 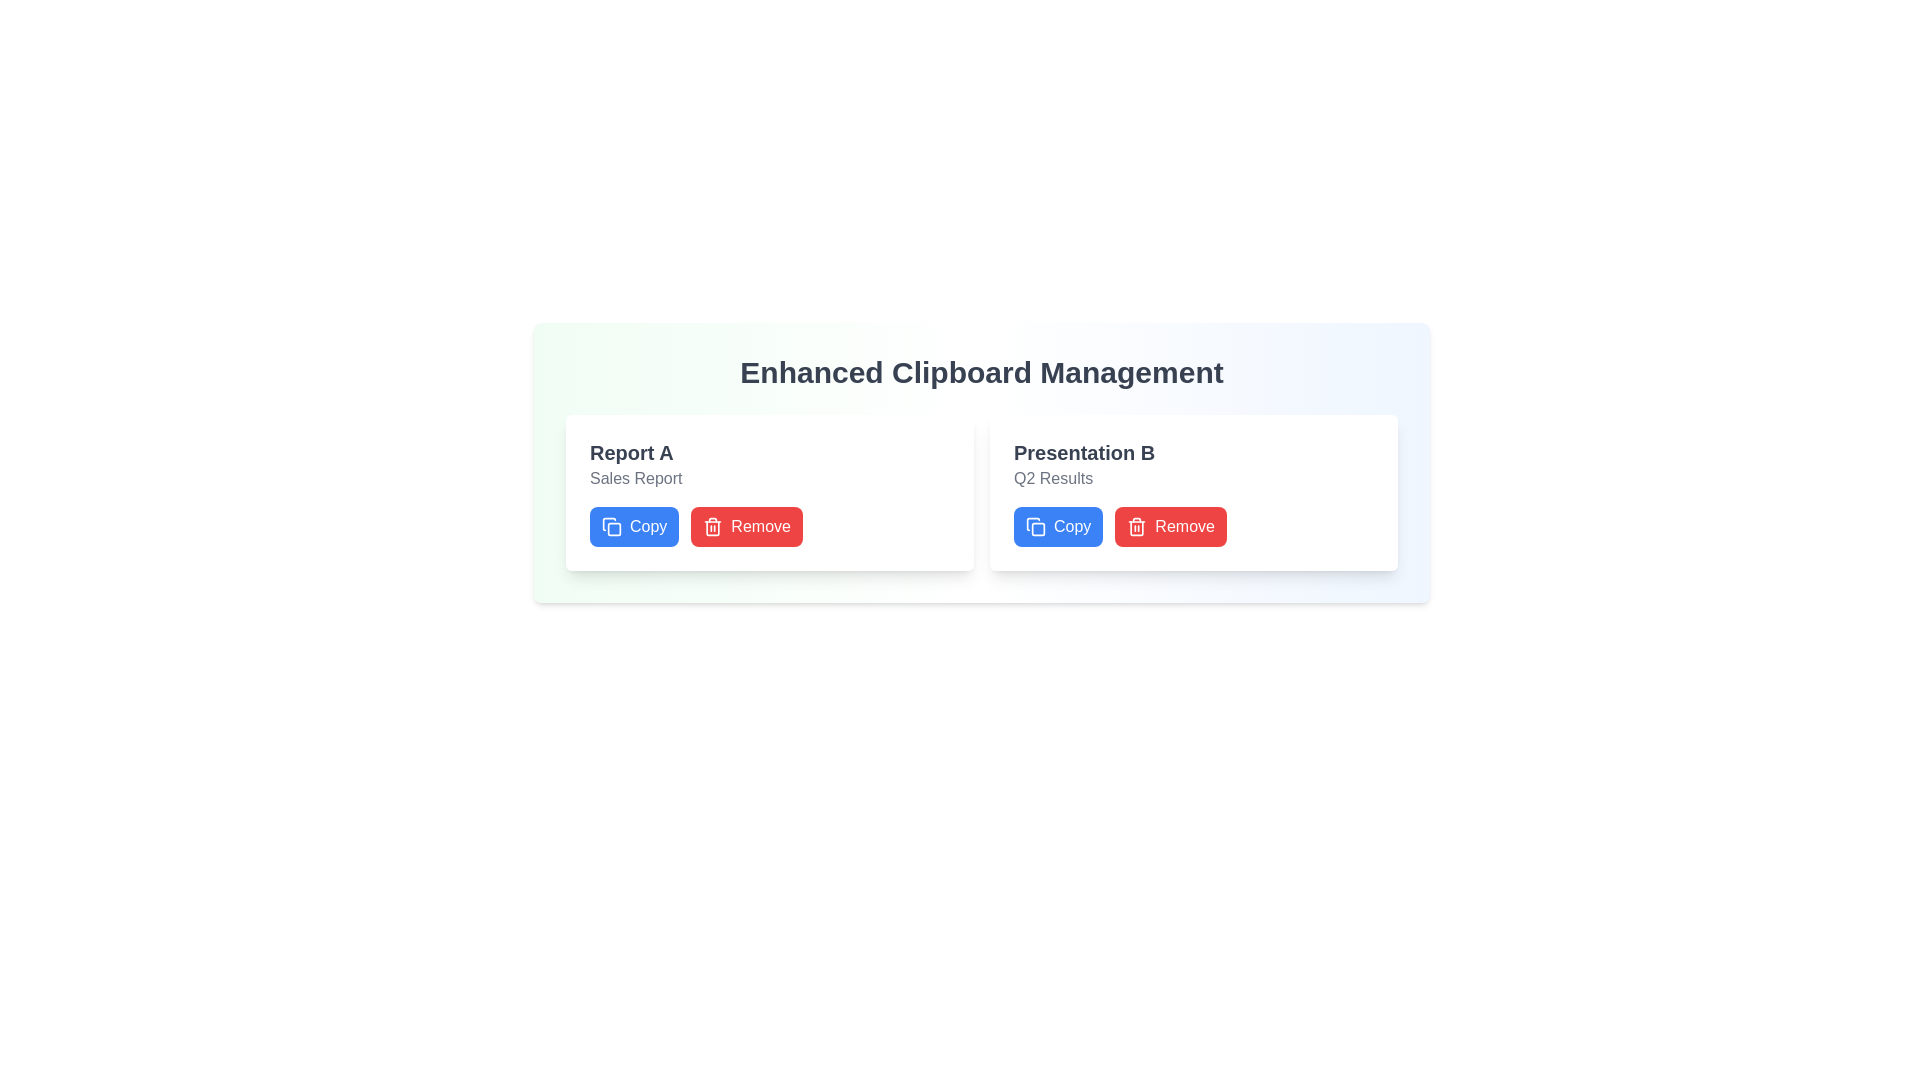 What do you see at coordinates (1052, 478) in the screenshot?
I see `the static text label displaying 'Q2 Results' located within the second card from the left, below the heading 'Presentation B'` at bounding box center [1052, 478].